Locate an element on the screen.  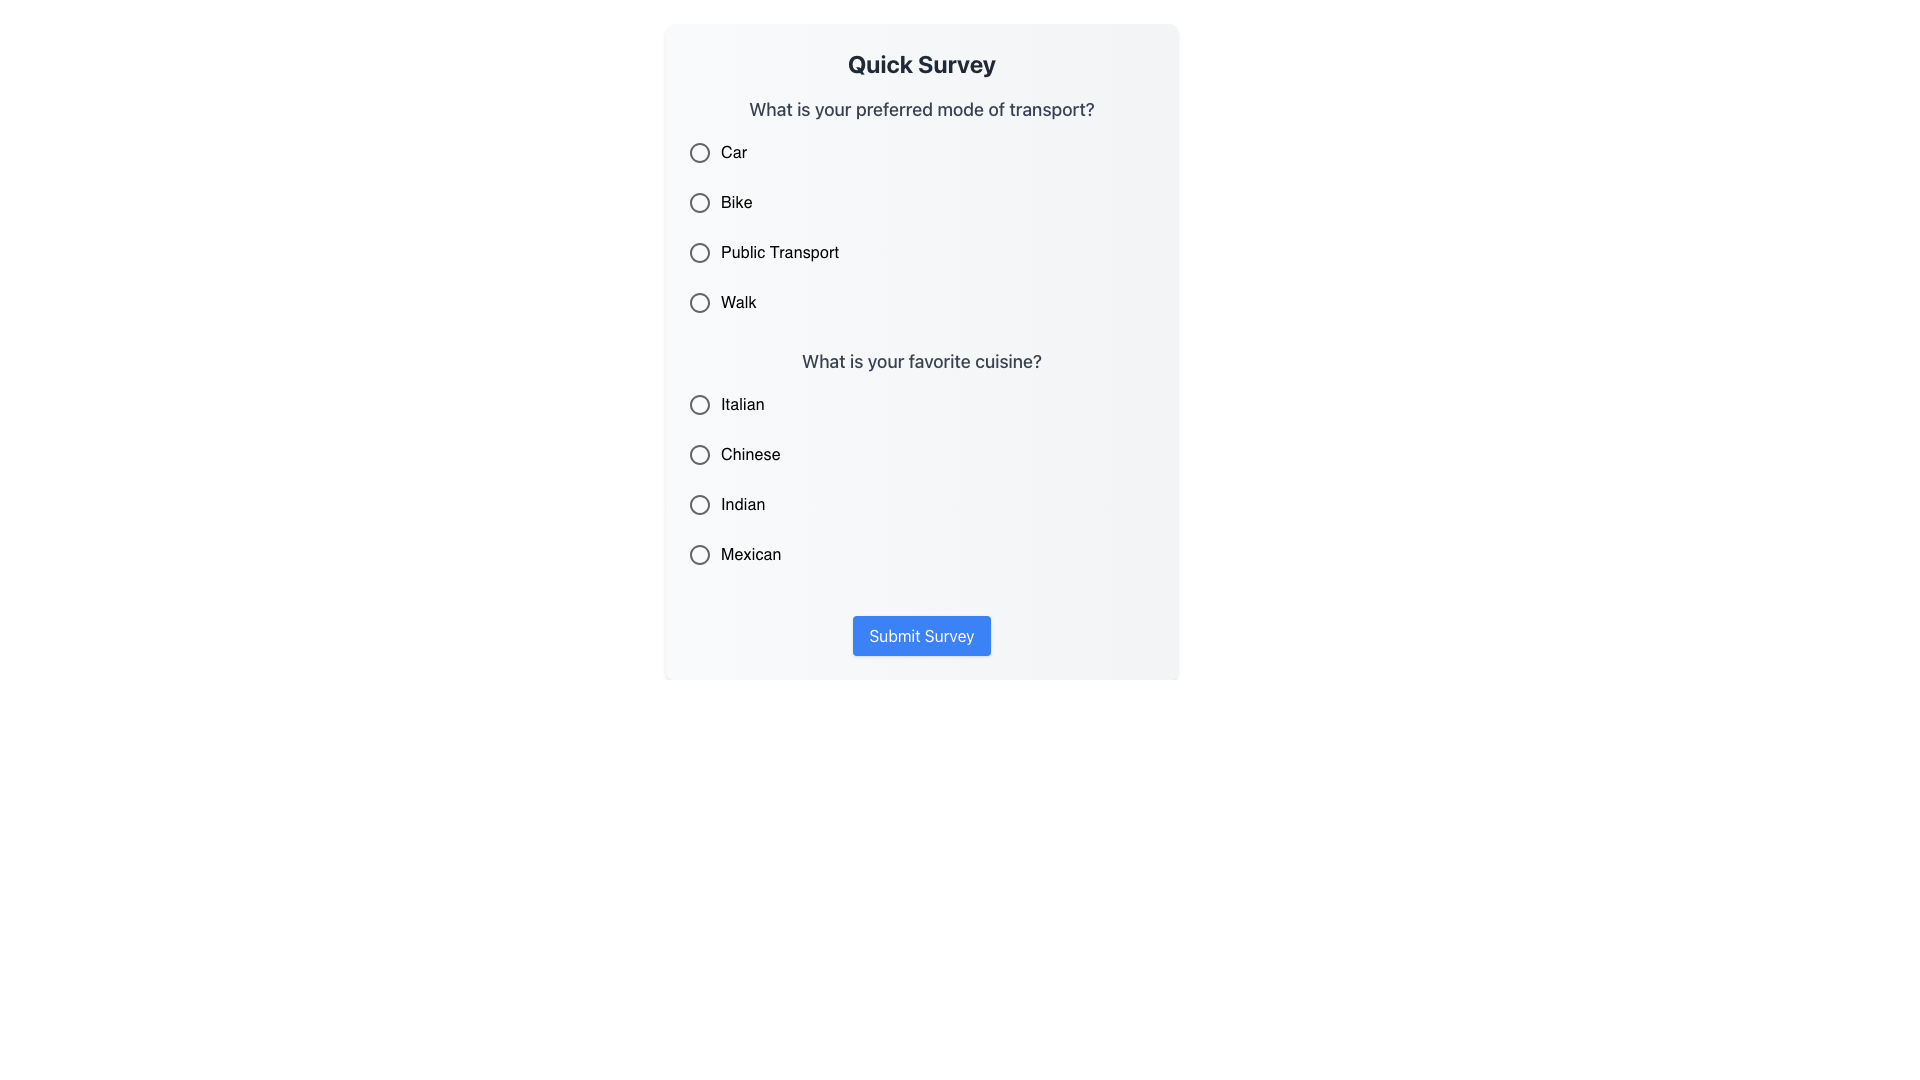
the 'Indian' radio button is located at coordinates (700, 504).